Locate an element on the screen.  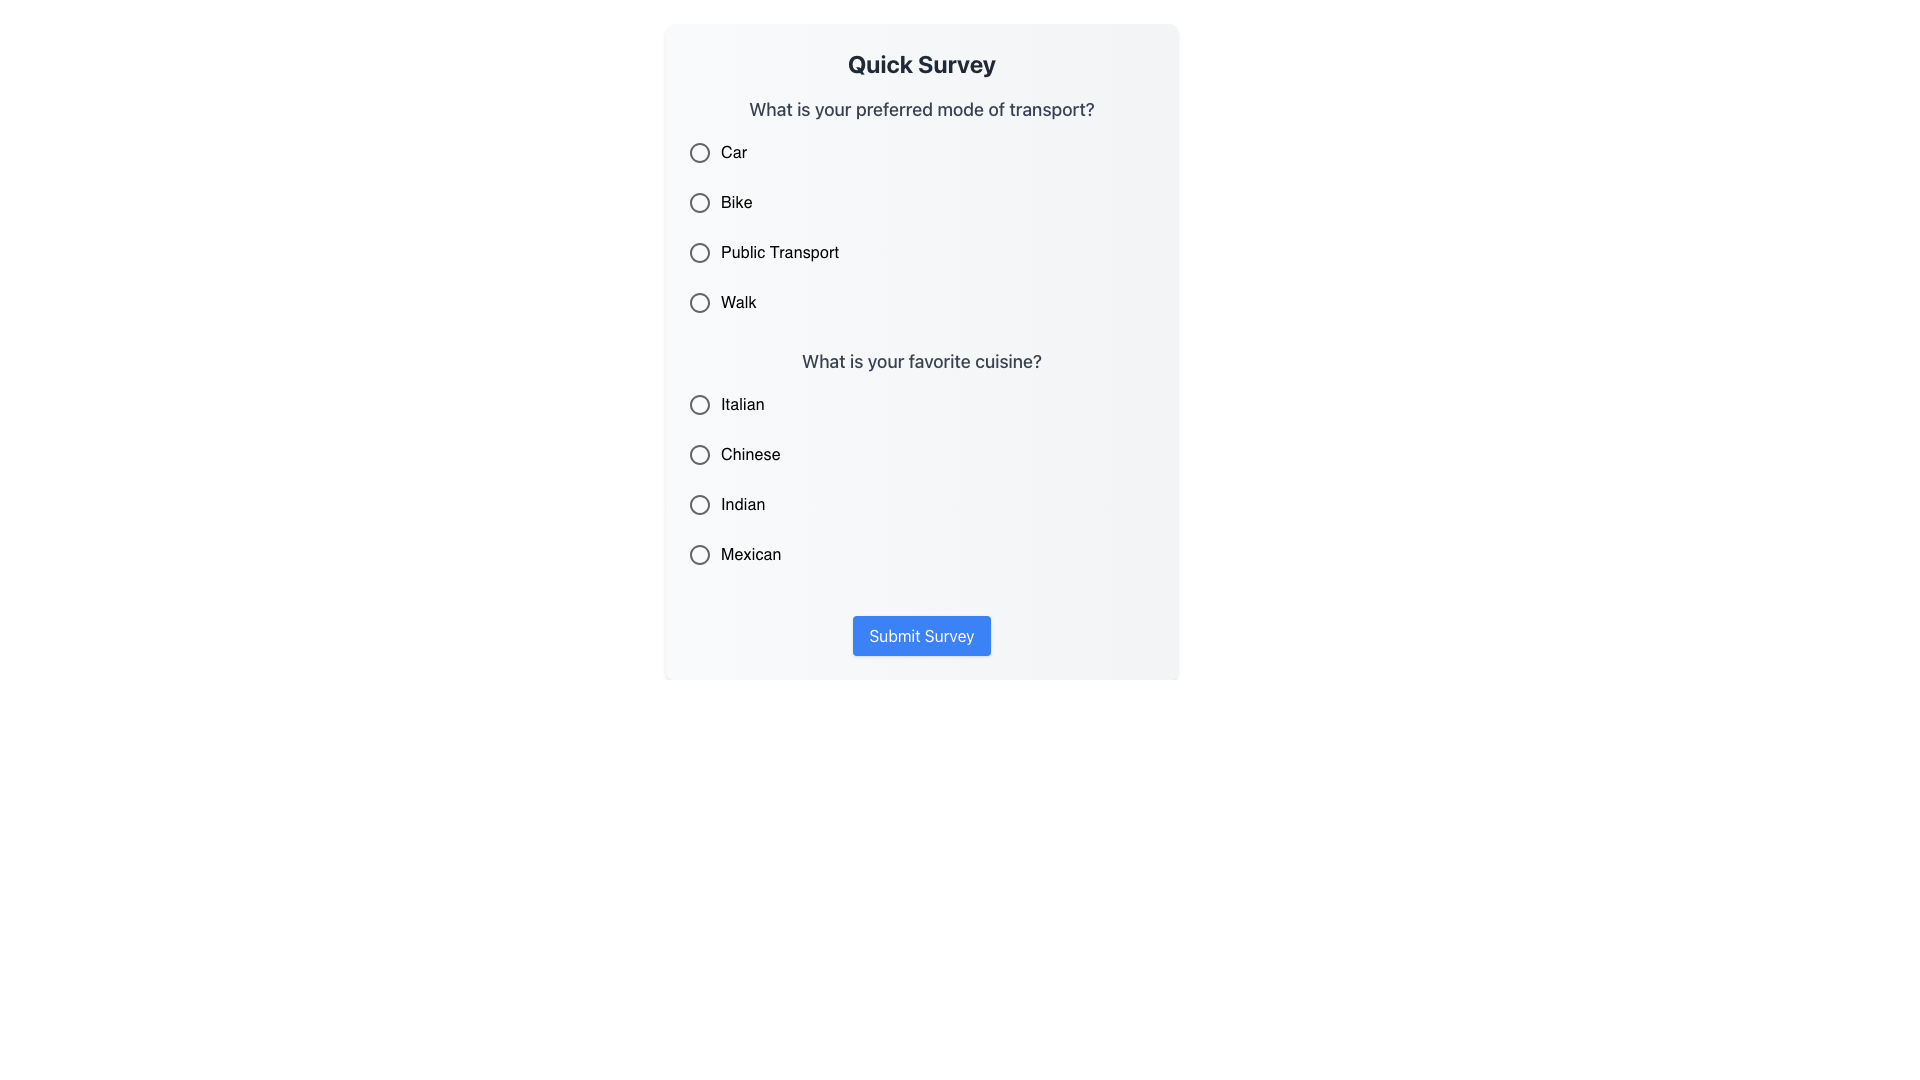
the 'Indian' radio button is located at coordinates (700, 504).